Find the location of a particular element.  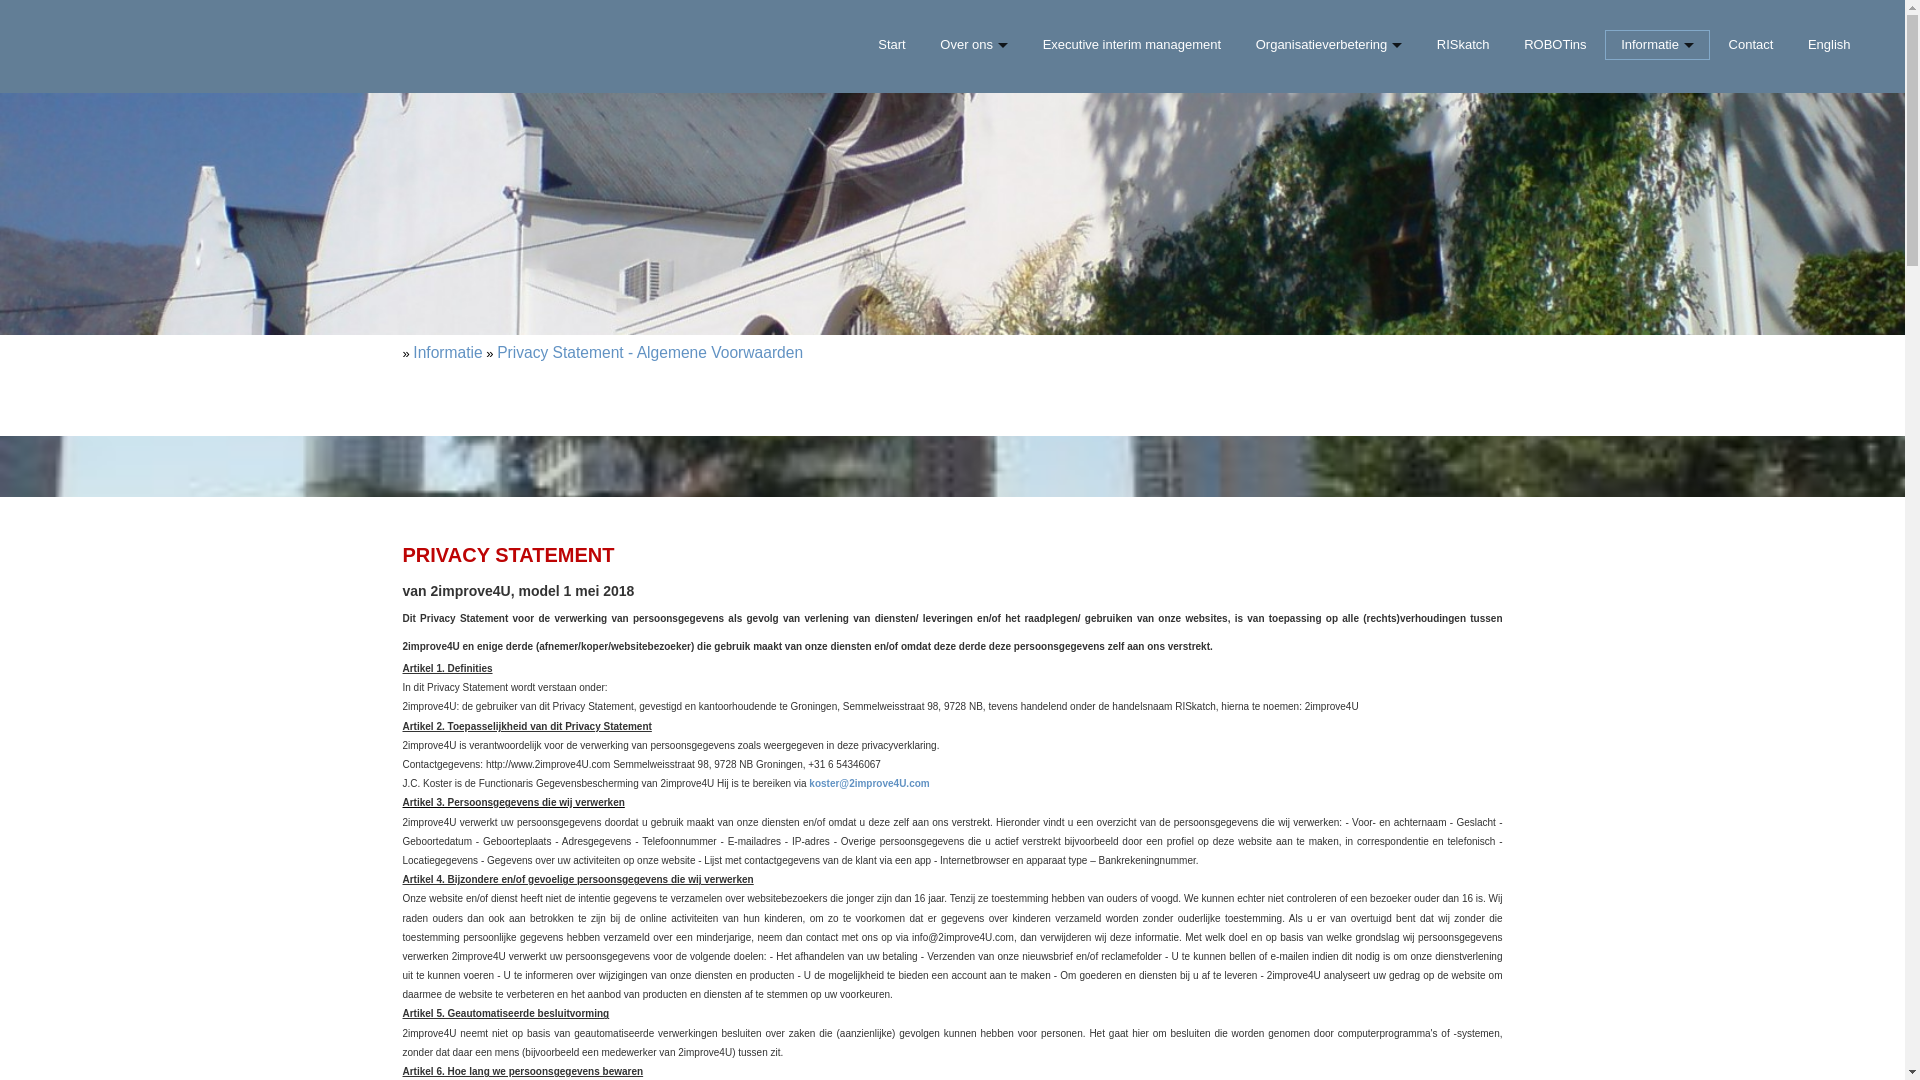

'Start' is located at coordinates (891, 45).